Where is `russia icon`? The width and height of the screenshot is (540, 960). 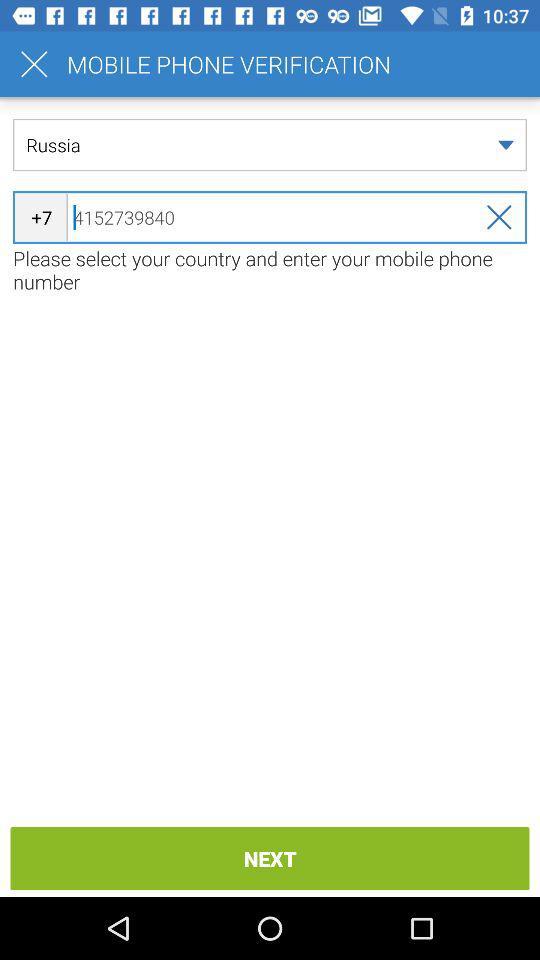 russia icon is located at coordinates (270, 144).